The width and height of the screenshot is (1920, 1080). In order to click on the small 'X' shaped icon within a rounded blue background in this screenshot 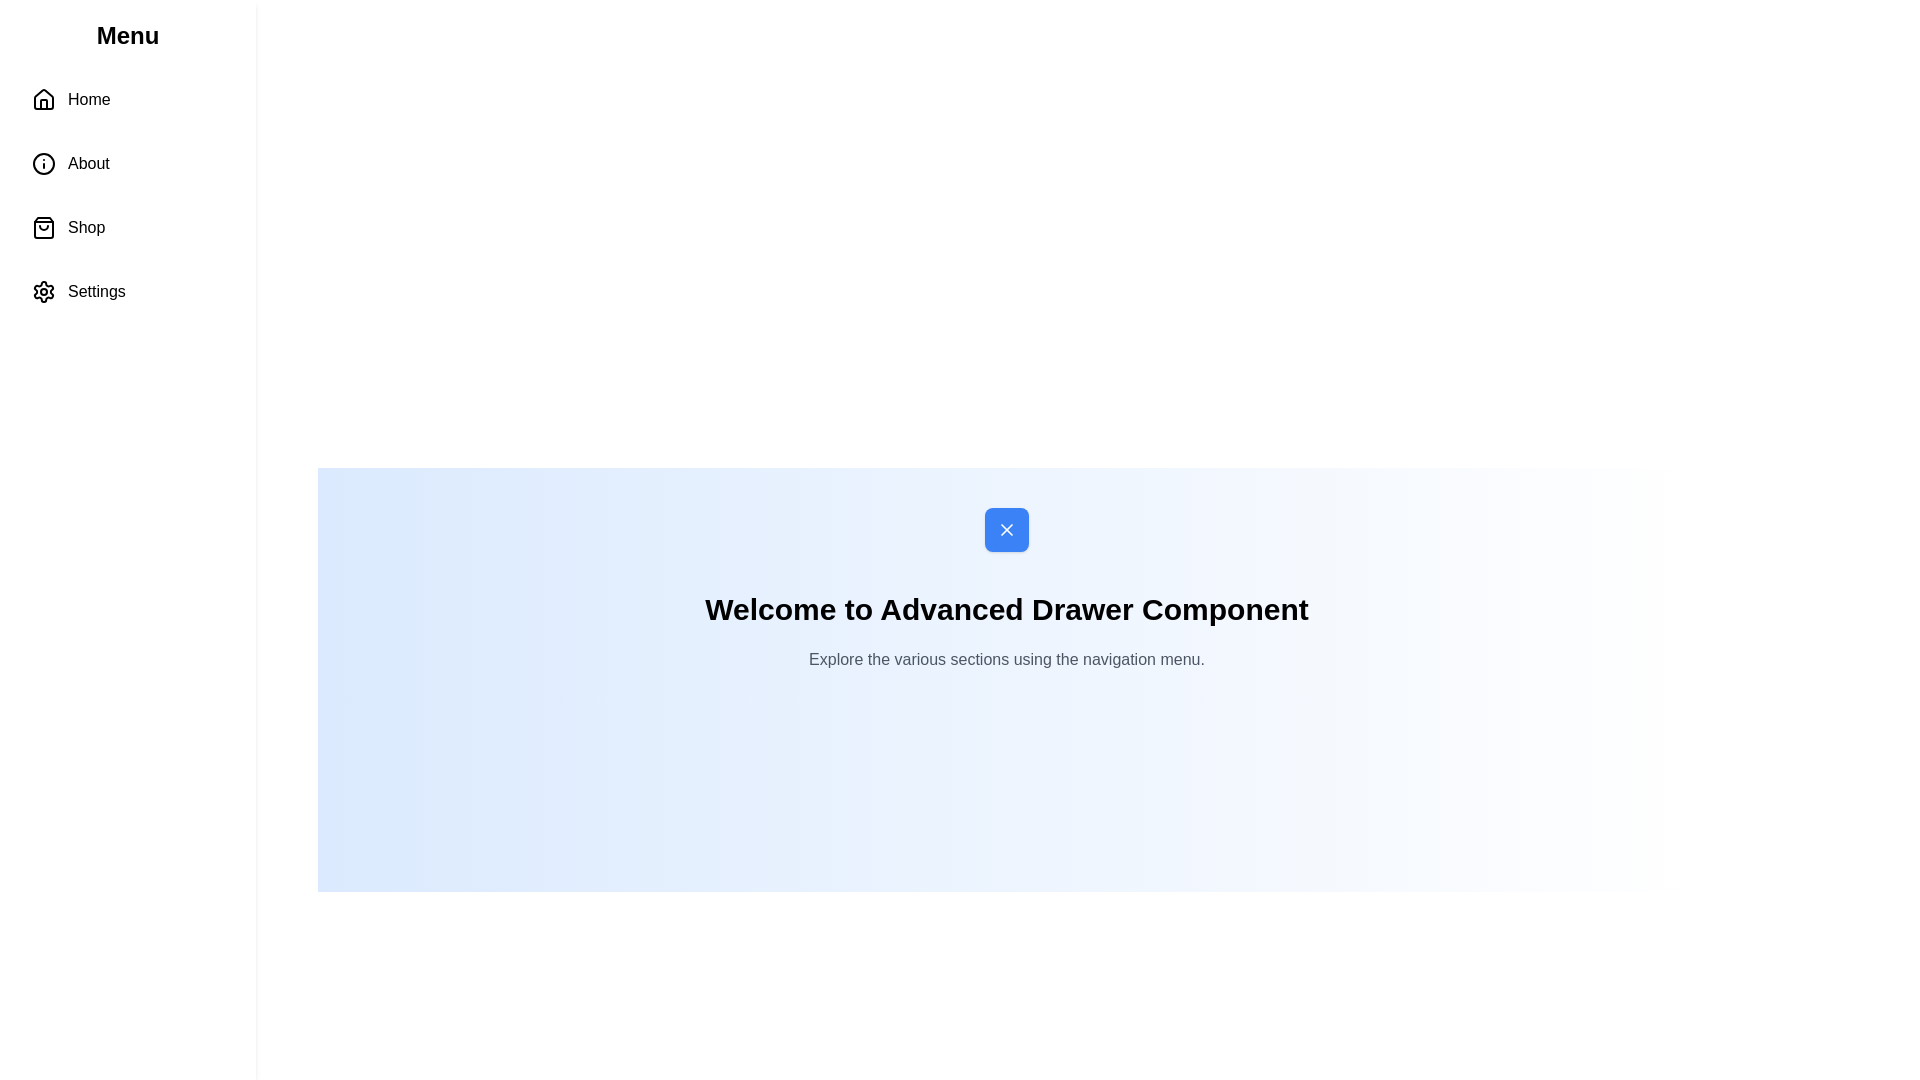, I will do `click(1007, 528)`.